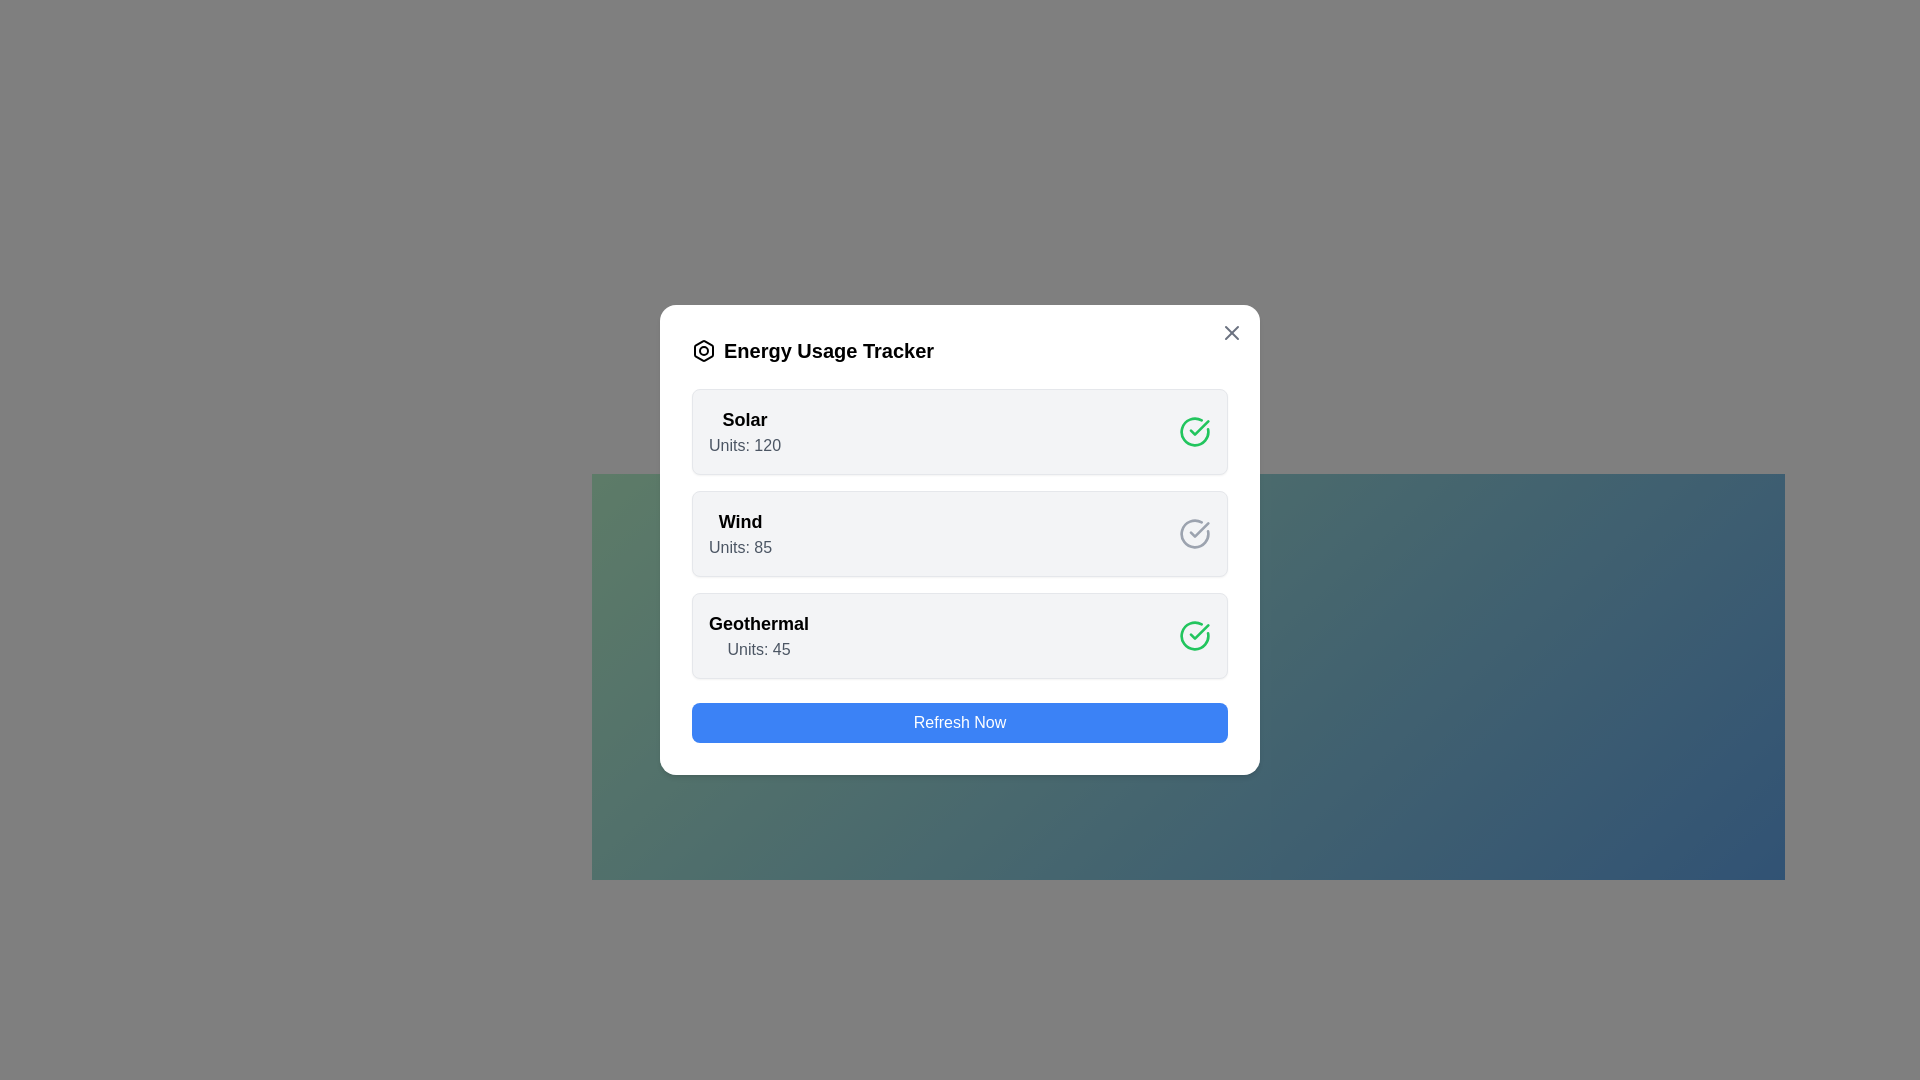 Image resolution: width=1920 pixels, height=1080 pixels. What do you see at coordinates (960, 636) in the screenshot?
I see `the Information display card that shows geothermal energy usage, which is the third item in a vertically arranged list of segments, located below the 'Wind' segment` at bounding box center [960, 636].